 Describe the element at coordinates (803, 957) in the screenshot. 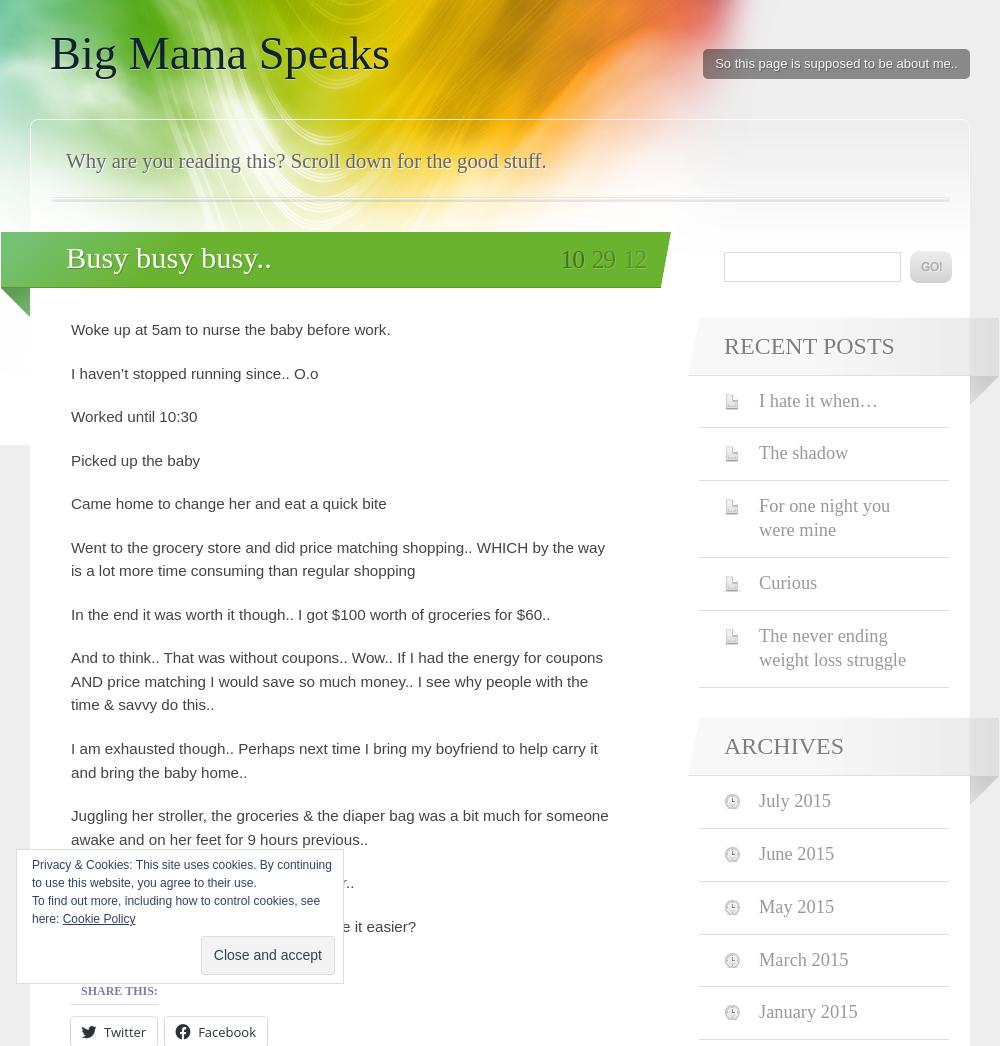

I see `'March 2015'` at that location.